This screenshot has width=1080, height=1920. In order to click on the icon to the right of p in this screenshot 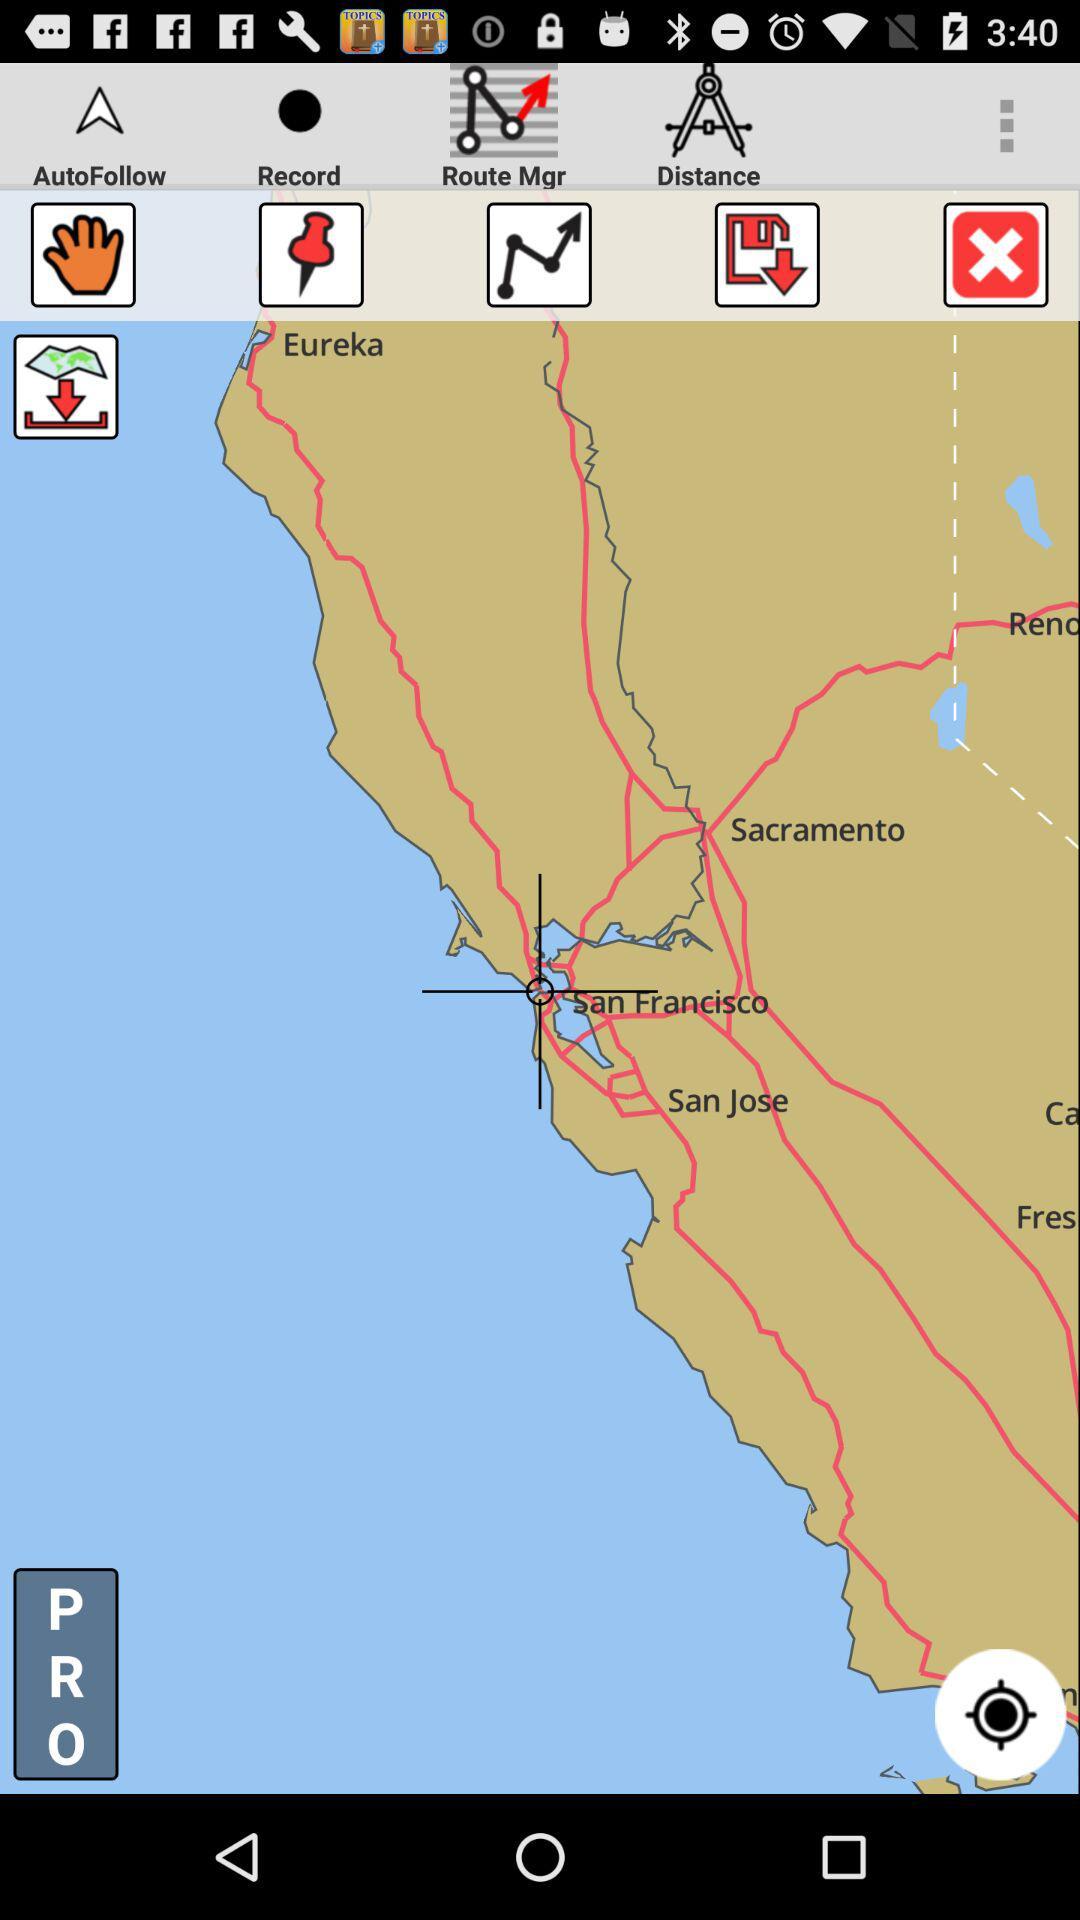, I will do `click(1000, 1713)`.